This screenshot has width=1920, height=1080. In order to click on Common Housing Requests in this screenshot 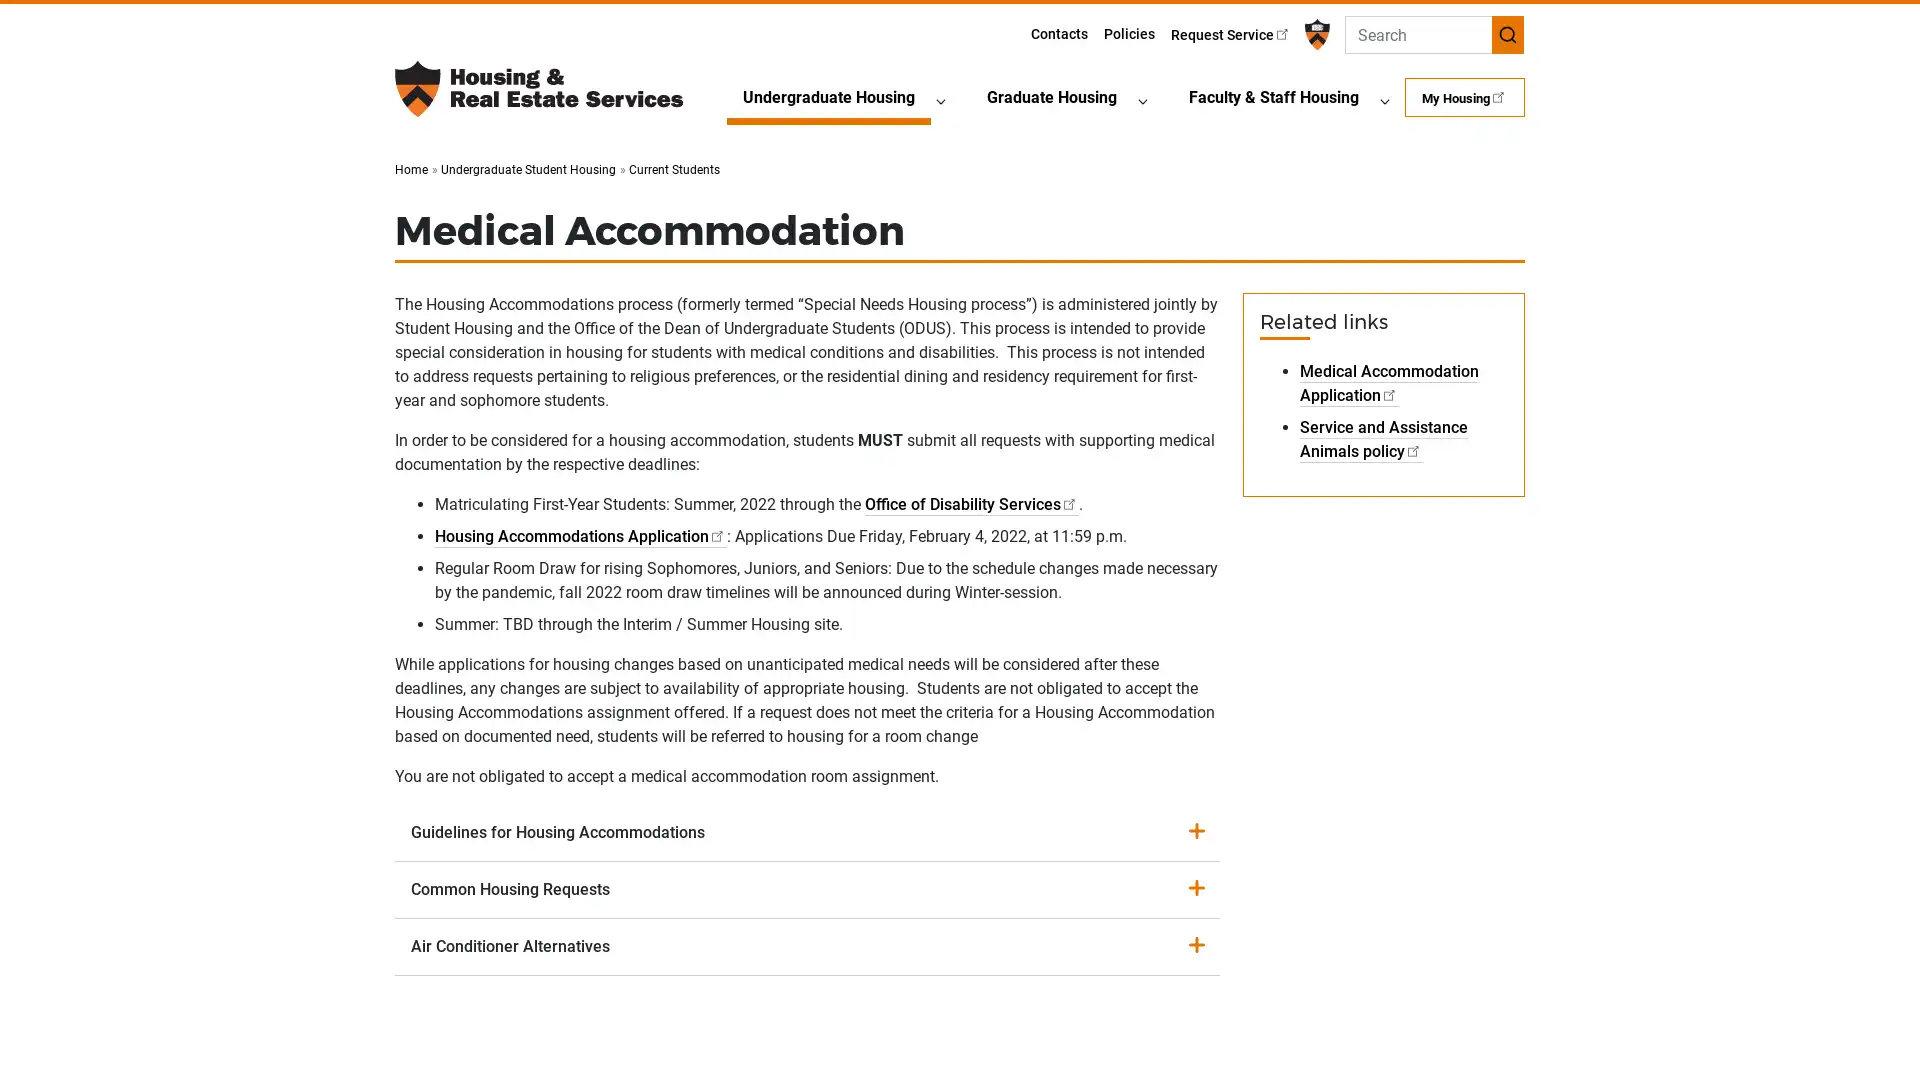, I will do `click(806, 889)`.